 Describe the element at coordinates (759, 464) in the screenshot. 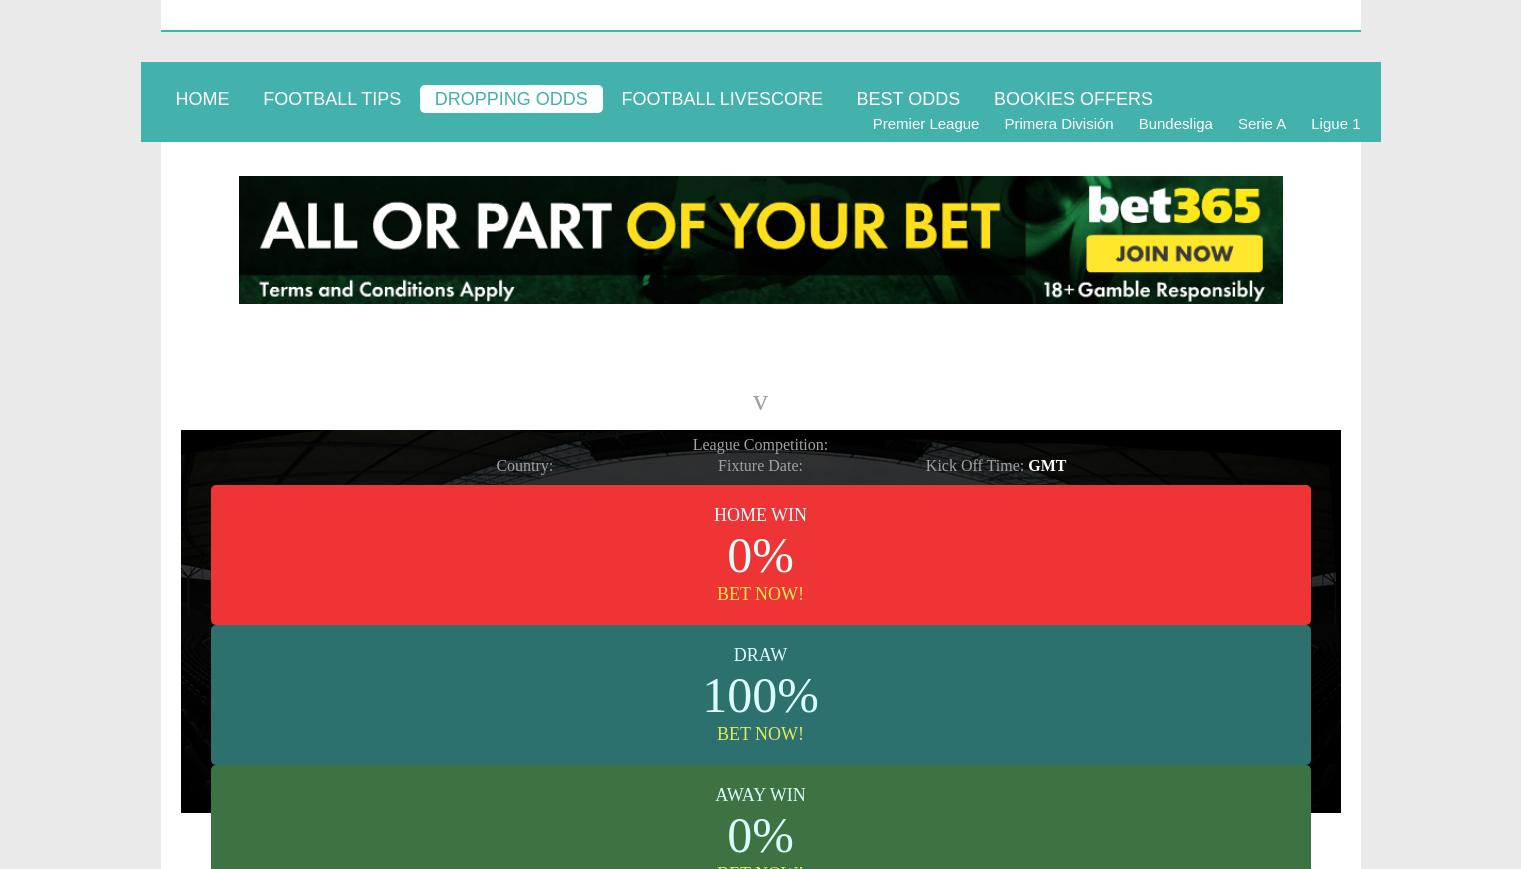

I see `'Fixture Date:'` at that location.